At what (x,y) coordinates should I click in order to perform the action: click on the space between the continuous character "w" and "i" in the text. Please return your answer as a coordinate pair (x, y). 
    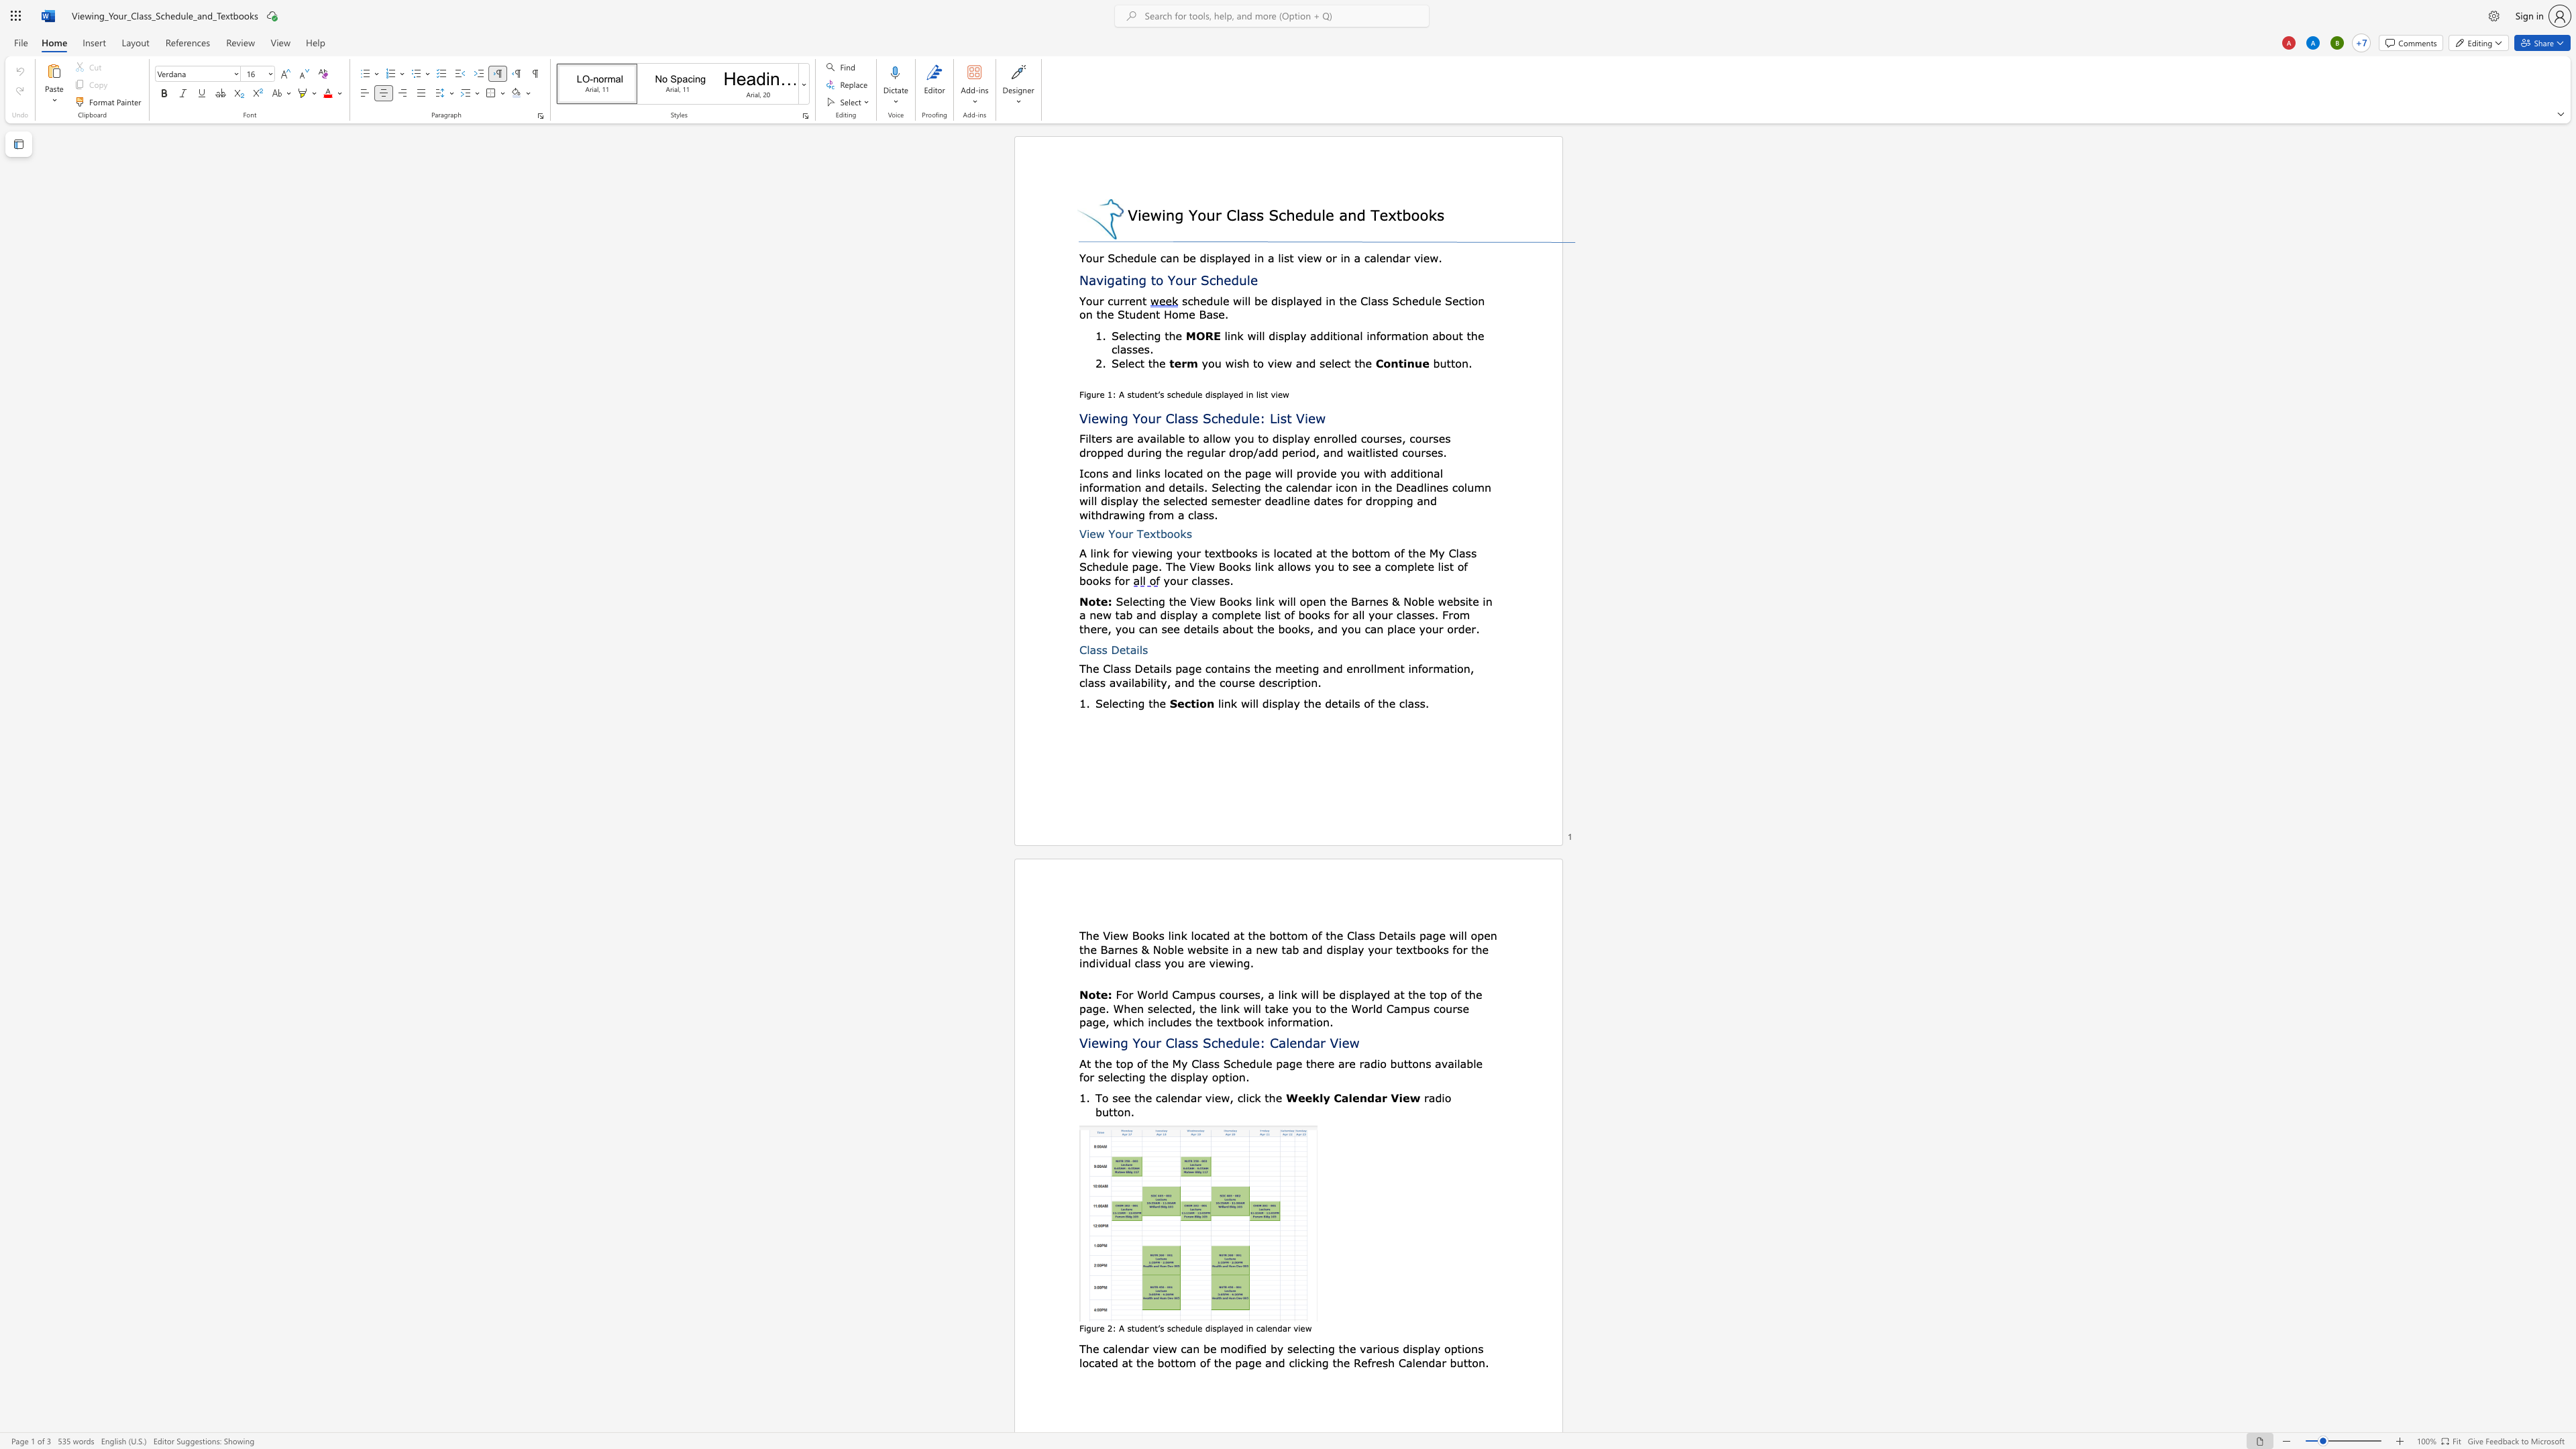
    Looking at the image, I should click on (1159, 214).